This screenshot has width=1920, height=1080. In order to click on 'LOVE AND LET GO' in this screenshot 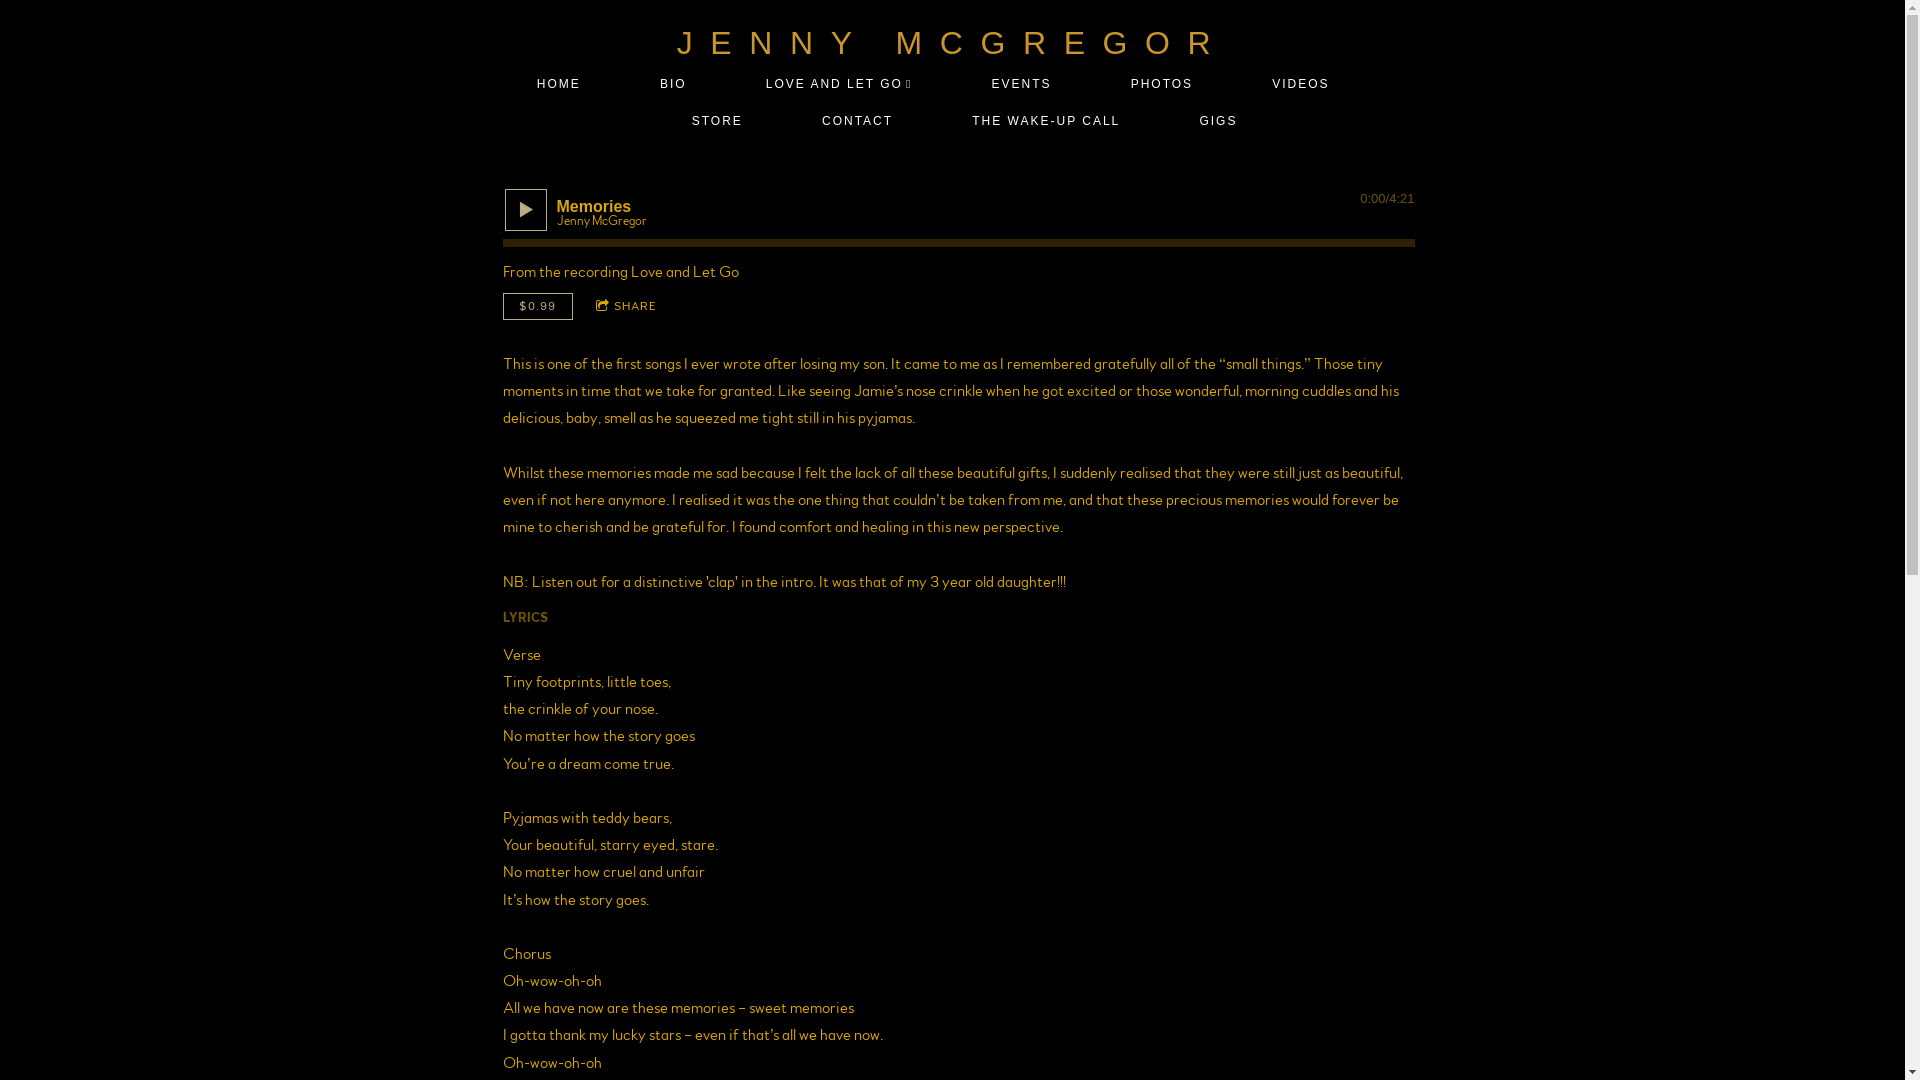, I will do `click(838, 83)`.